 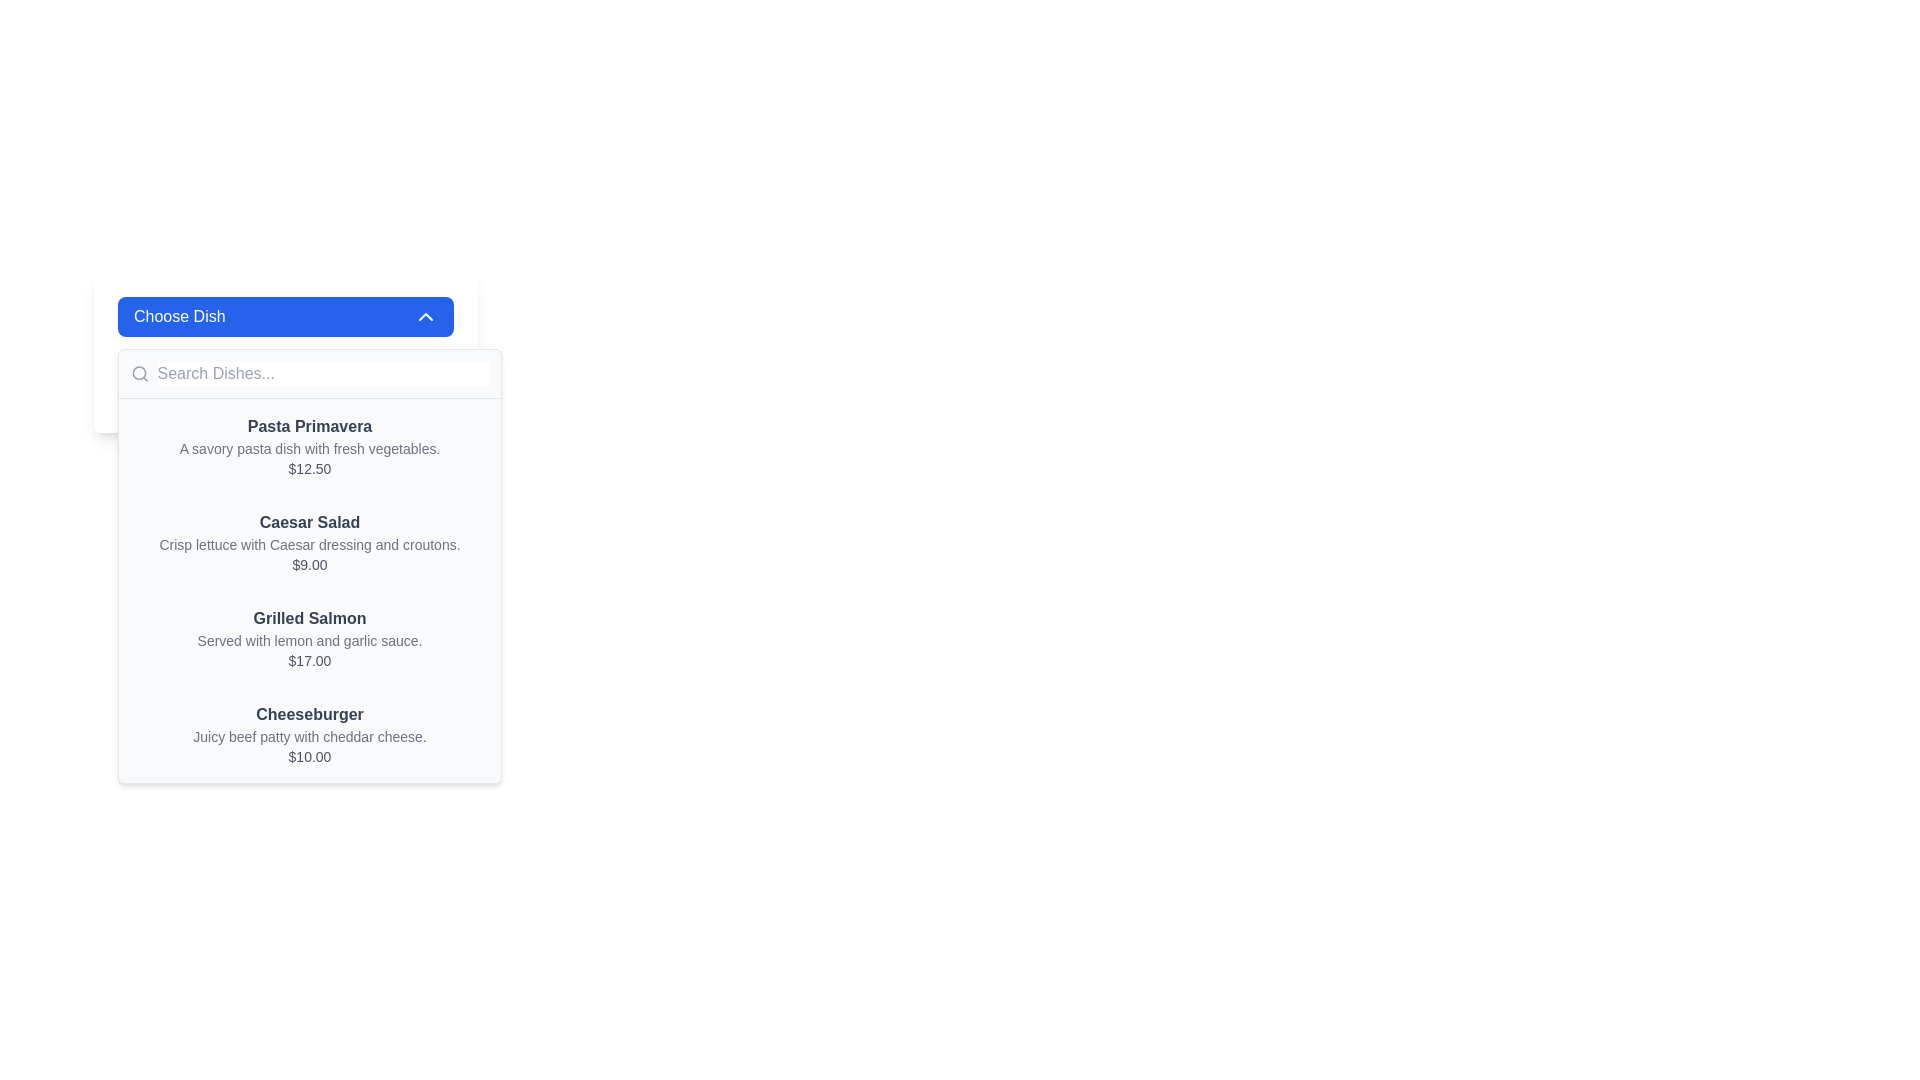 I want to click on the bold text label 'Caesar Salad' which is styled in dark grey and is the second item in the menu options under the 'Choose Dish' header, so click(x=309, y=522).